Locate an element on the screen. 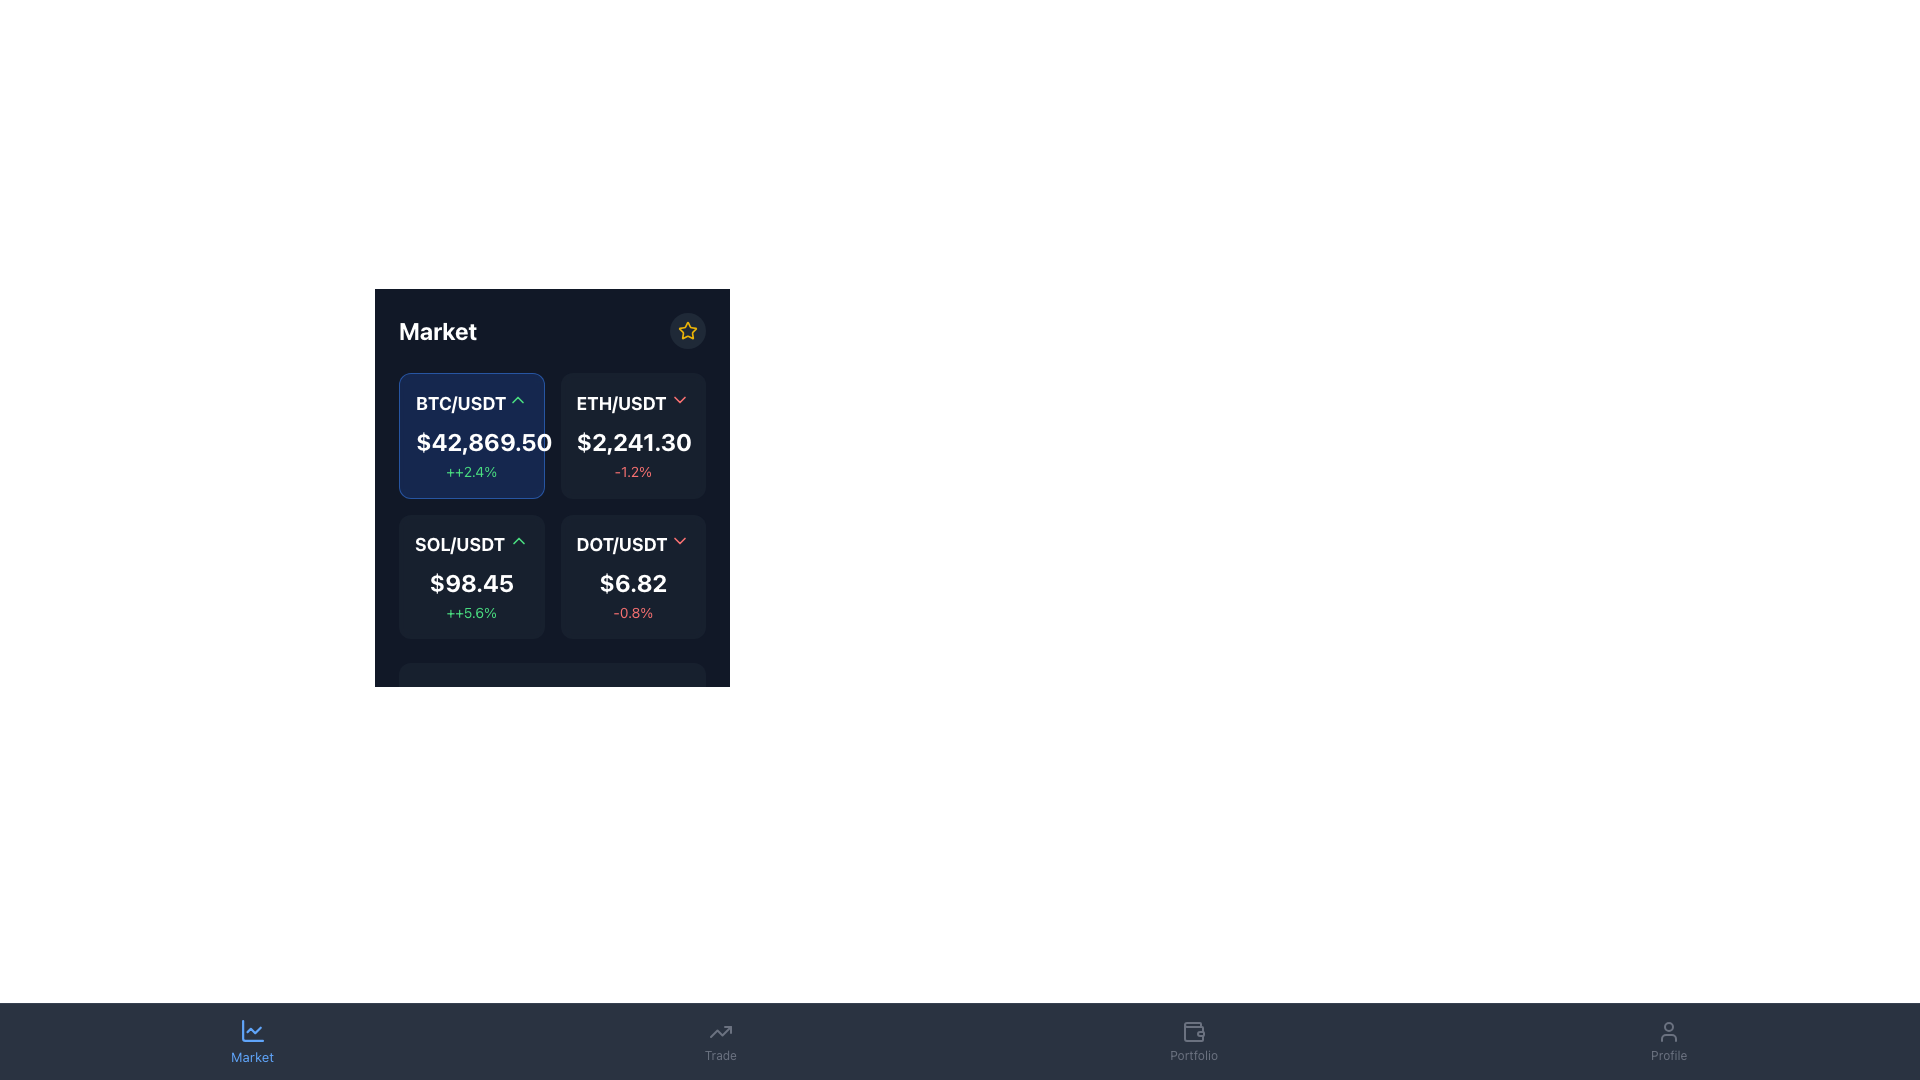 This screenshot has height=1080, width=1920. the first grid item representing the BTC/USDT trading pair is located at coordinates (470, 434).